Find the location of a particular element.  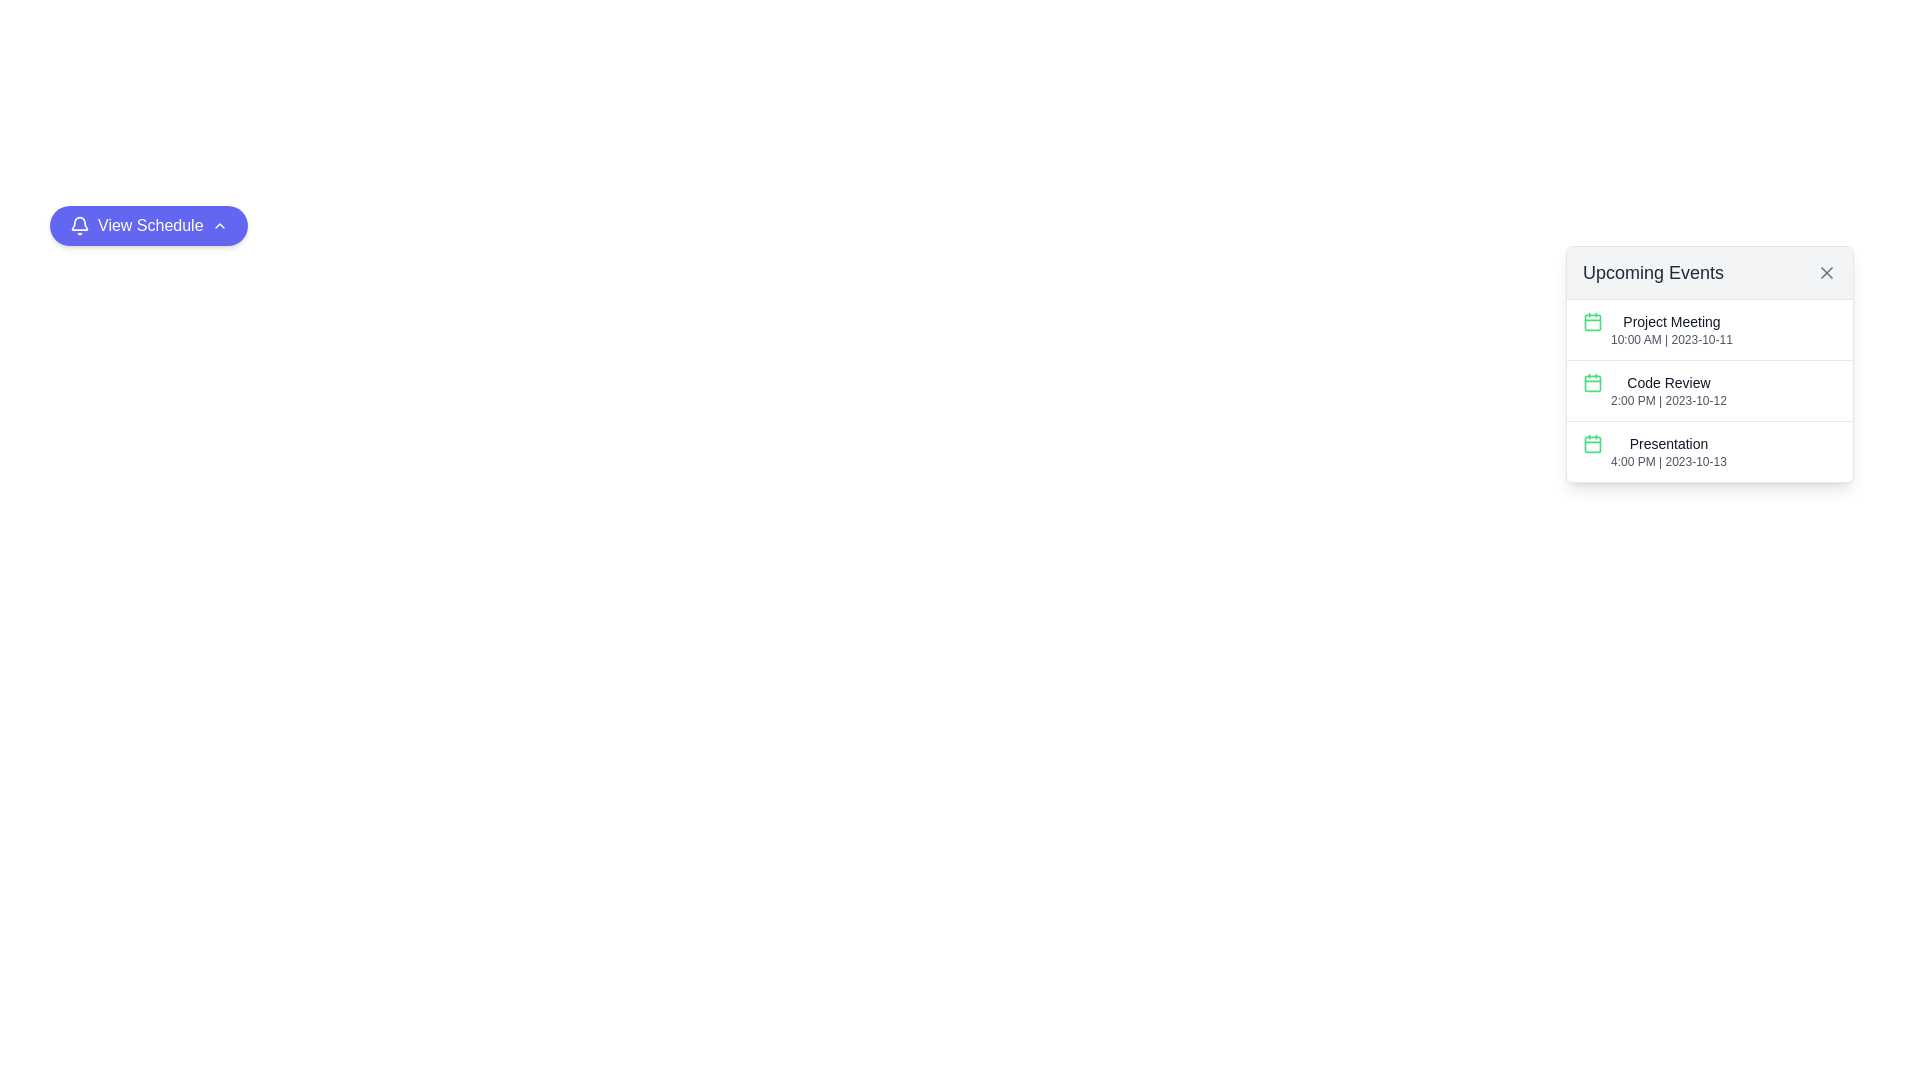

the dismiss/close button, which is represented by a diagonal cross (X) icon in the top-right corner of the 'Upcoming Events' card is located at coordinates (1827, 273).